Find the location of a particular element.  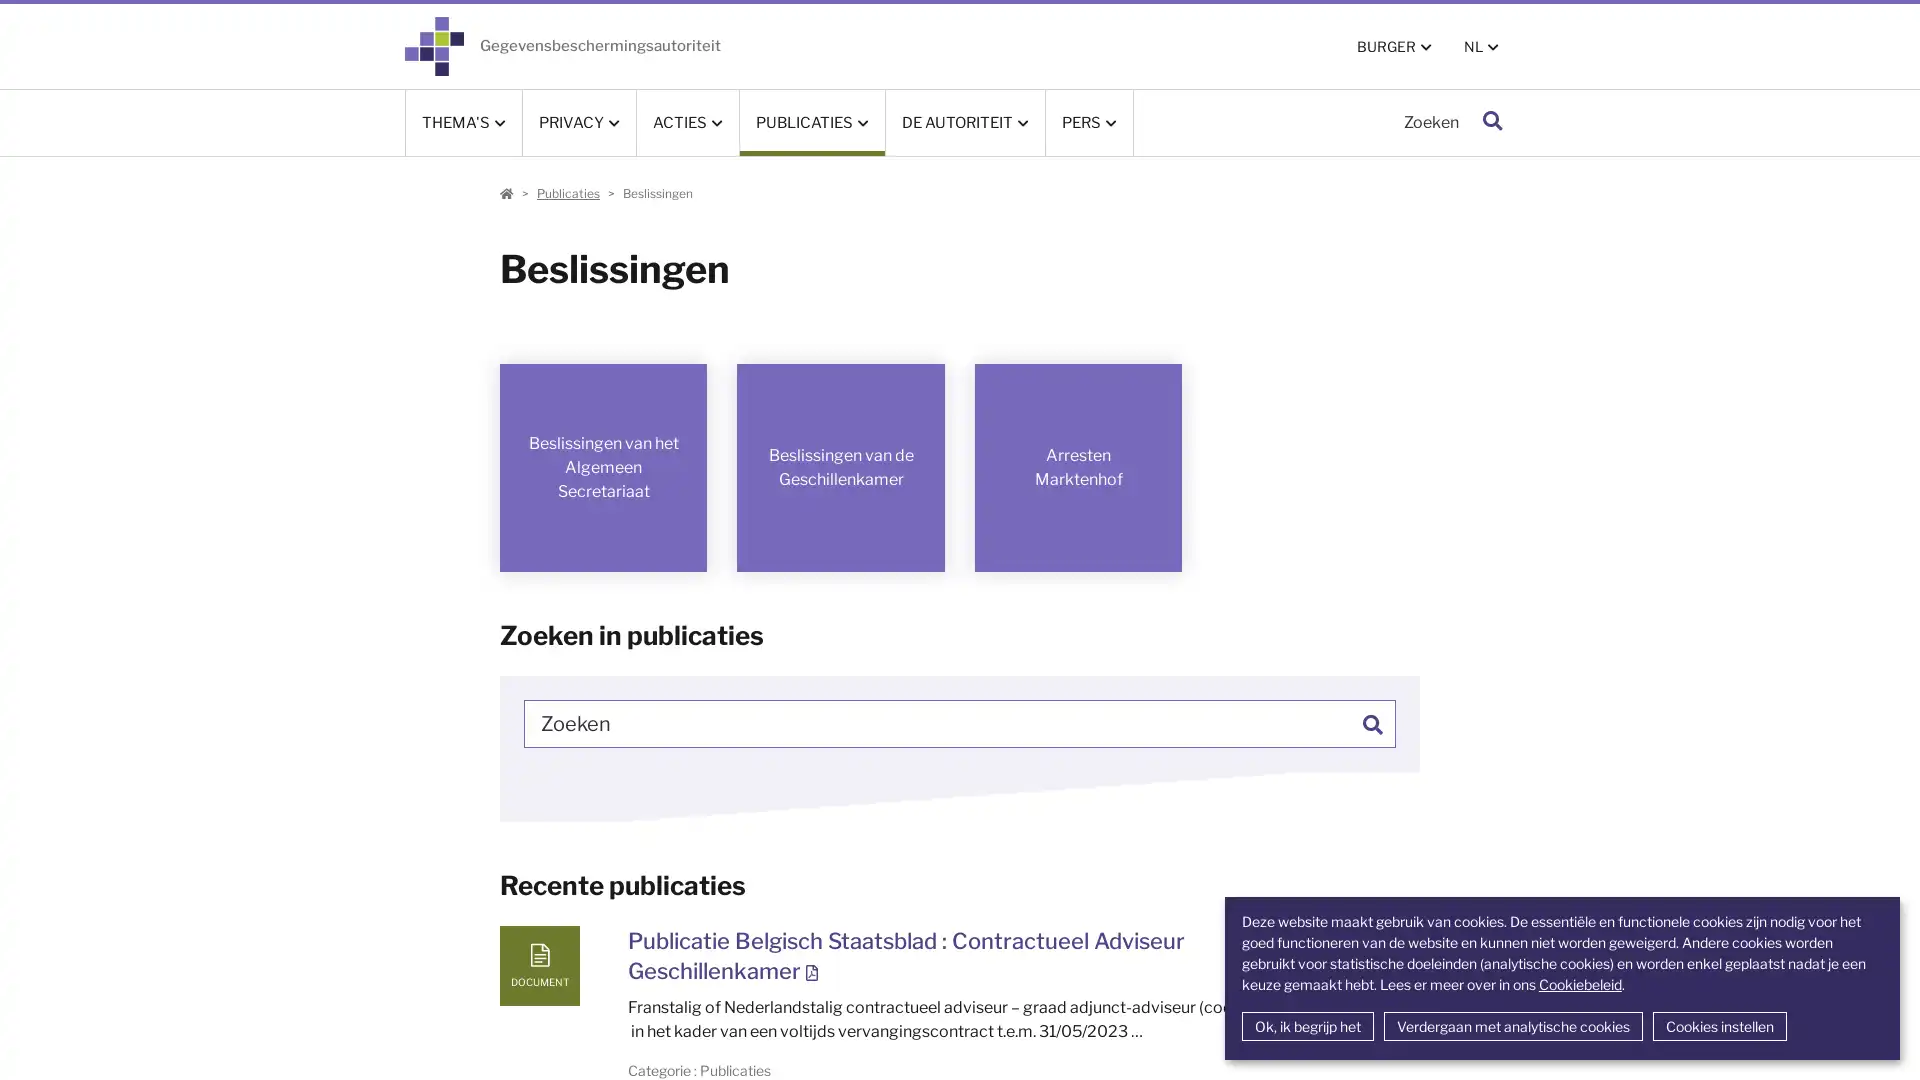

Cookies instellen is located at coordinates (1717, 1026).